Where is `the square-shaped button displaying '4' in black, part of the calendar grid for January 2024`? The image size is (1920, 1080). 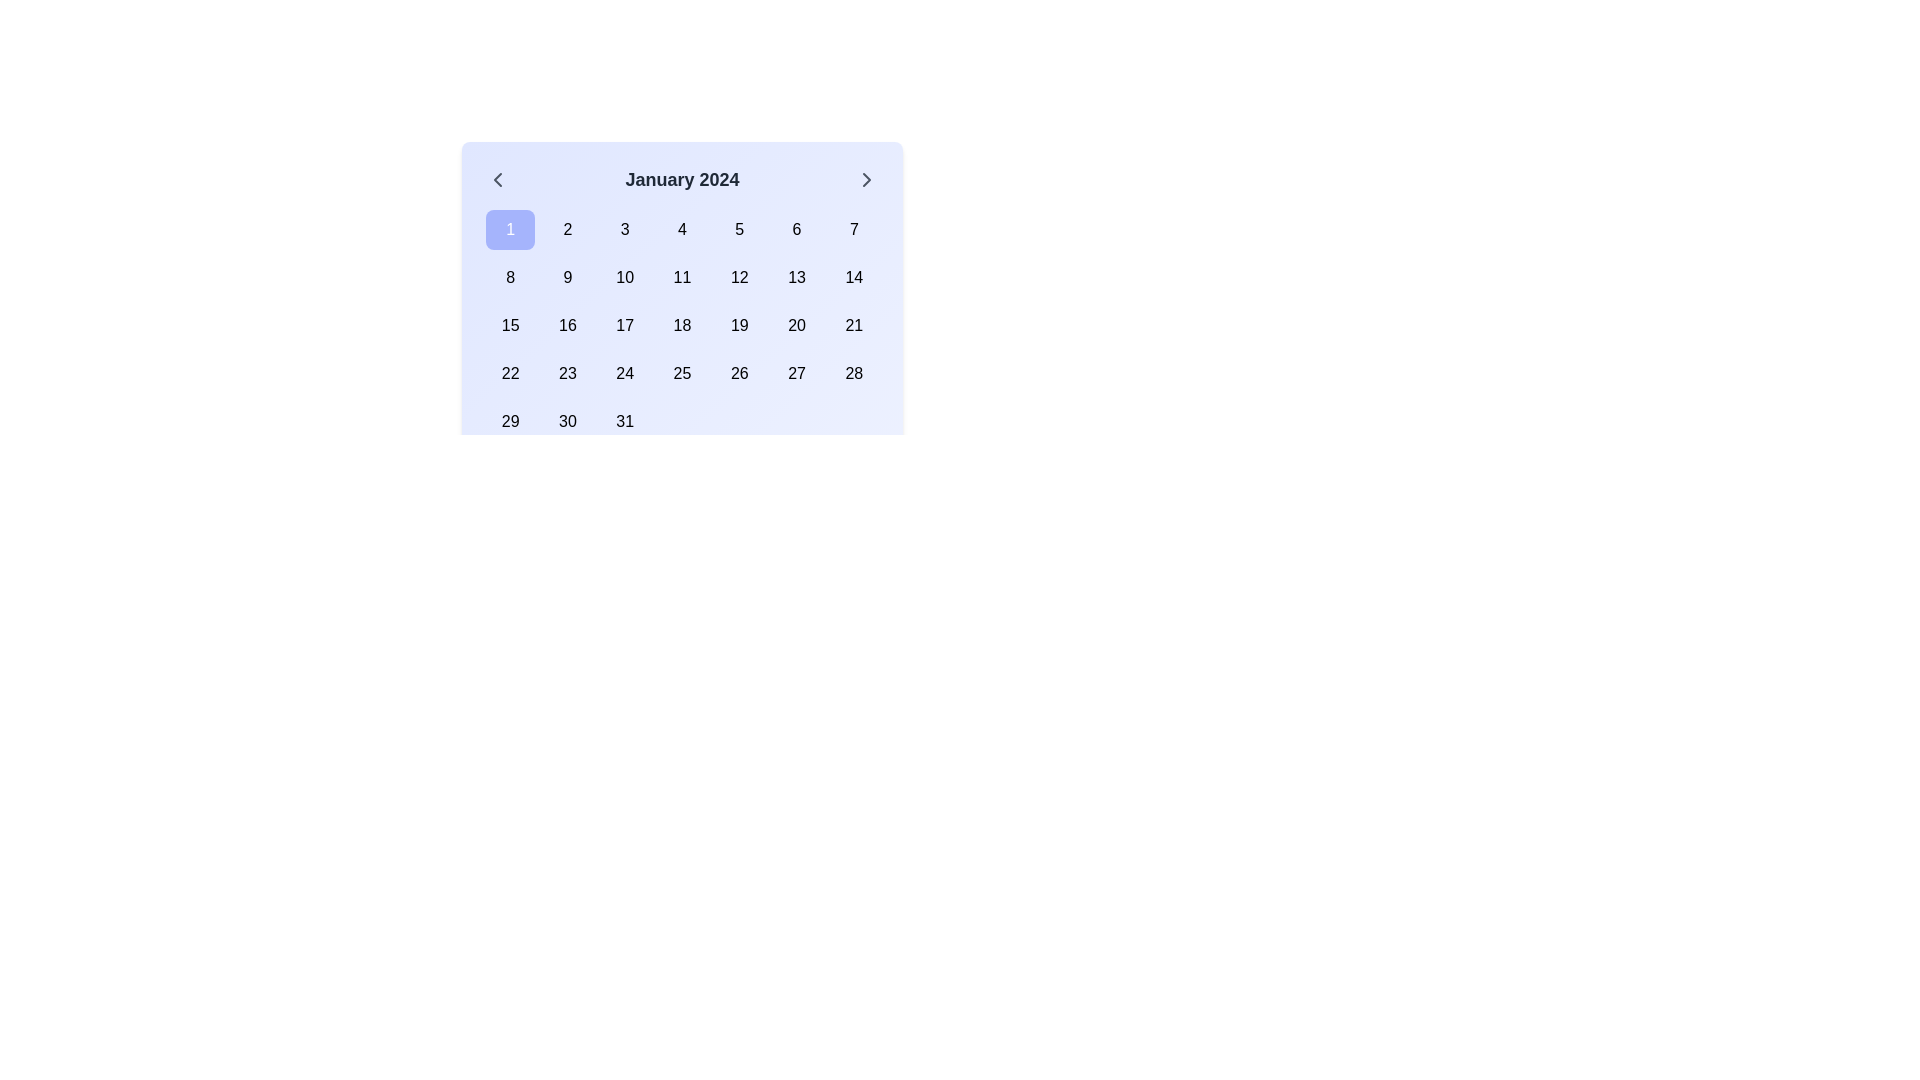 the square-shaped button displaying '4' in black, part of the calendar grid for January 2024 is located at coordinates (682, 229).